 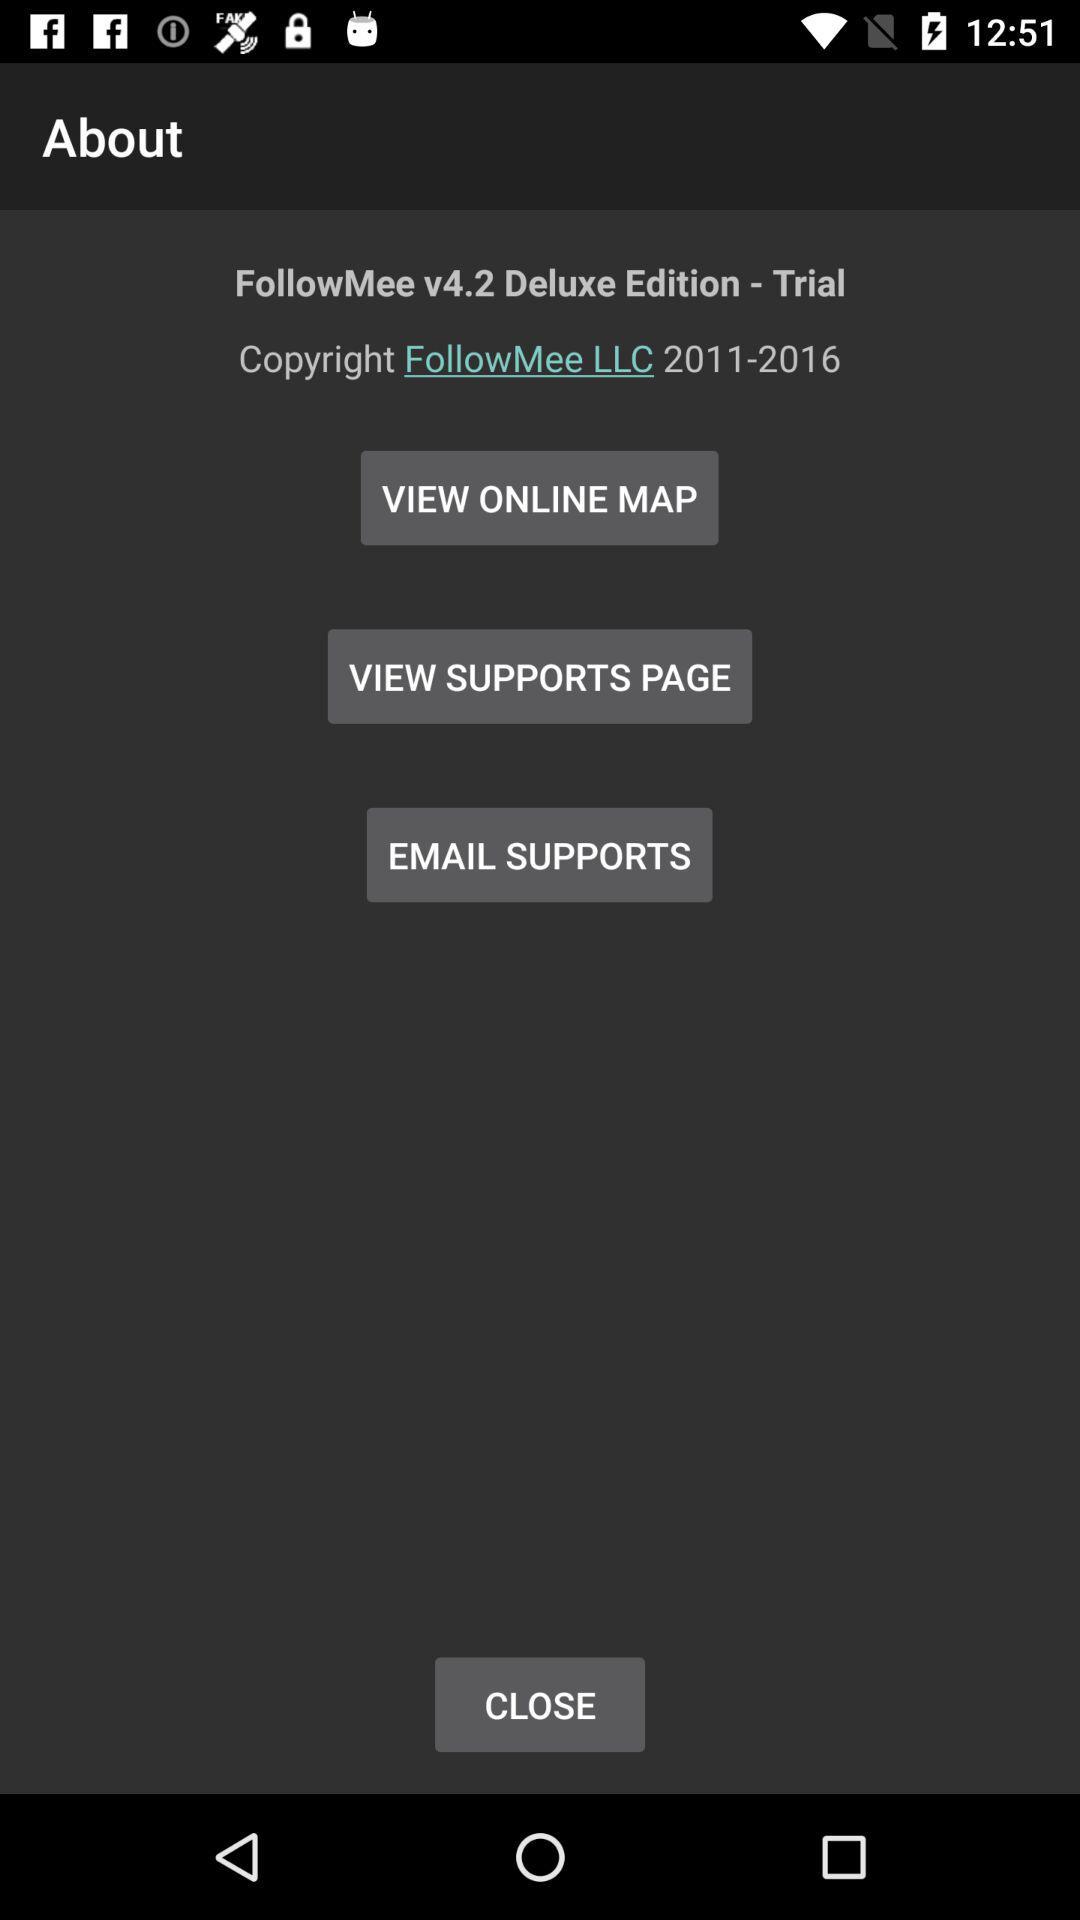 What do you see at coordinates (538, 854) in the screenshot?
I see `the email supports item` at bounding box center [538, 854].